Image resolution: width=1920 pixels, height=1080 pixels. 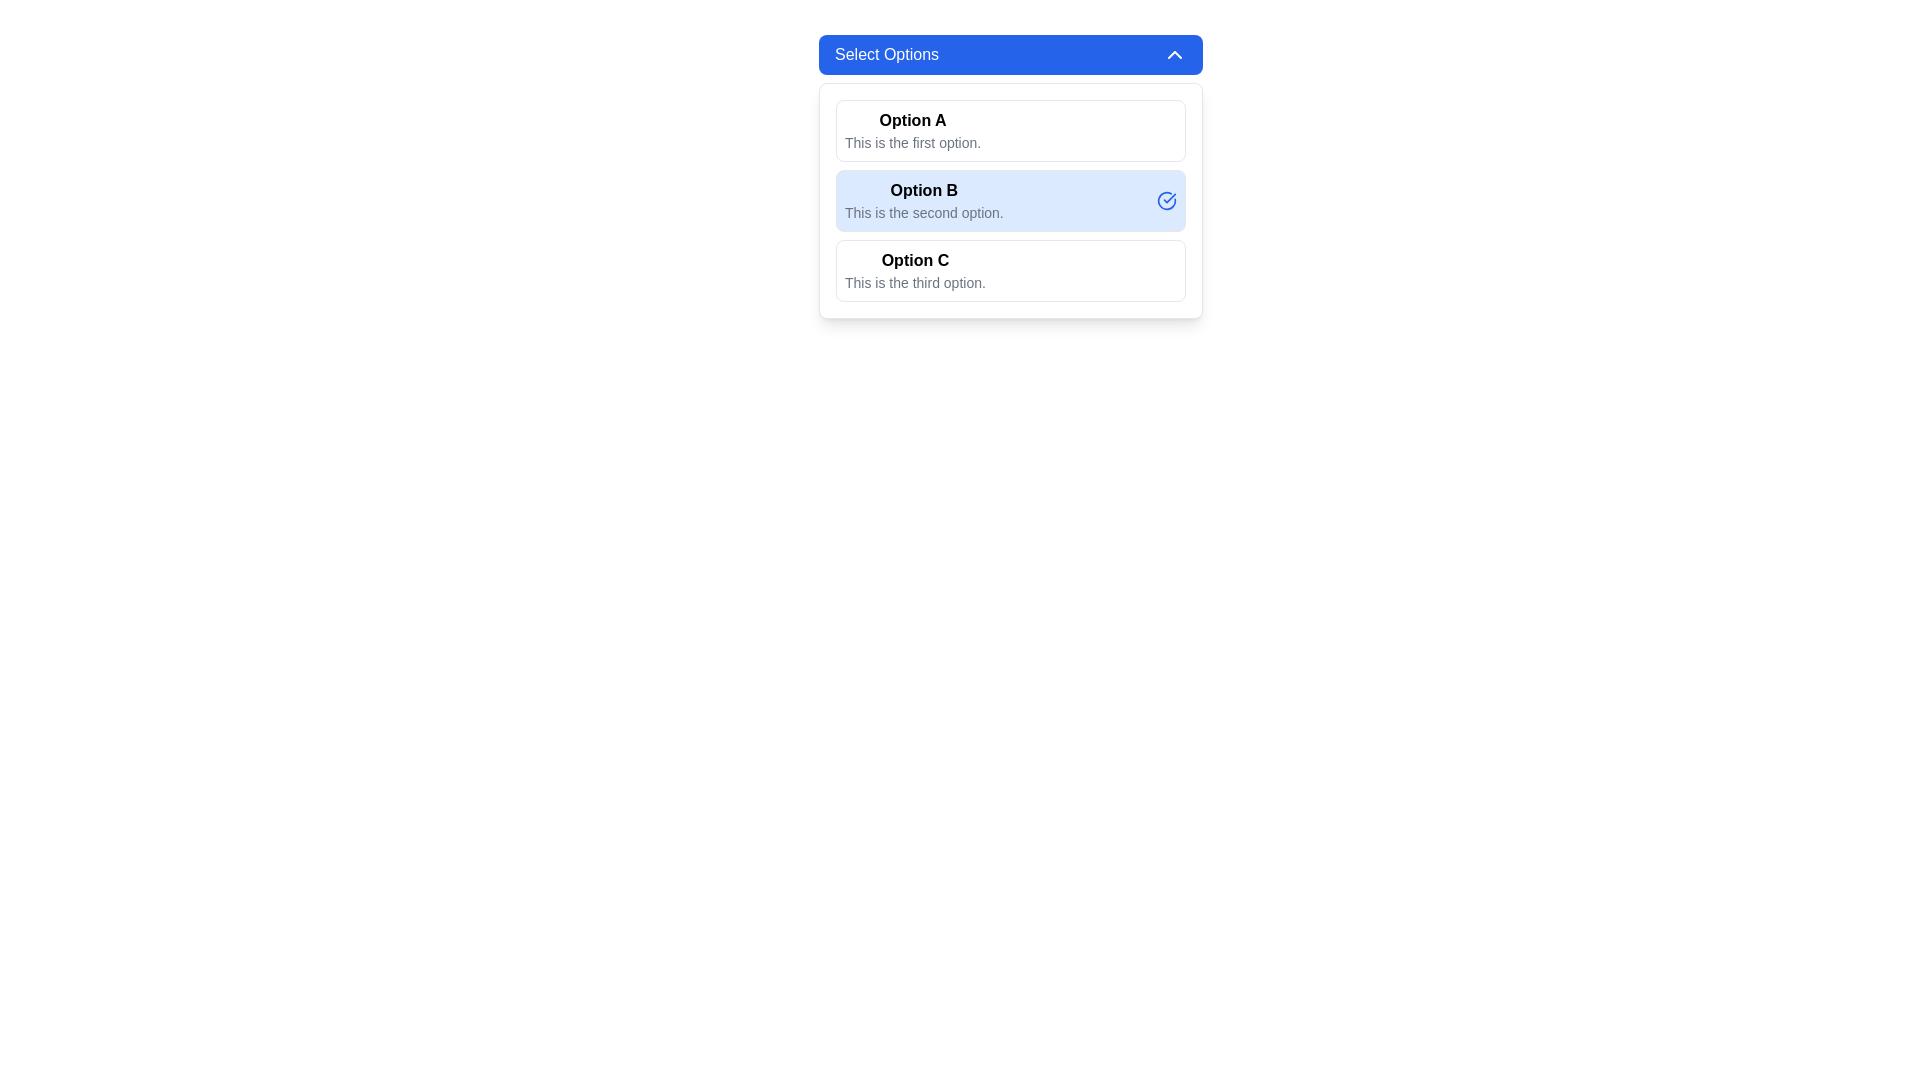 What do you see at coordinates (1175, 53) in the screenshot?
I see `the small triangular arrow icon at the upper-right corner of the 'Select Options' header` at bounding box center [1175, 53].